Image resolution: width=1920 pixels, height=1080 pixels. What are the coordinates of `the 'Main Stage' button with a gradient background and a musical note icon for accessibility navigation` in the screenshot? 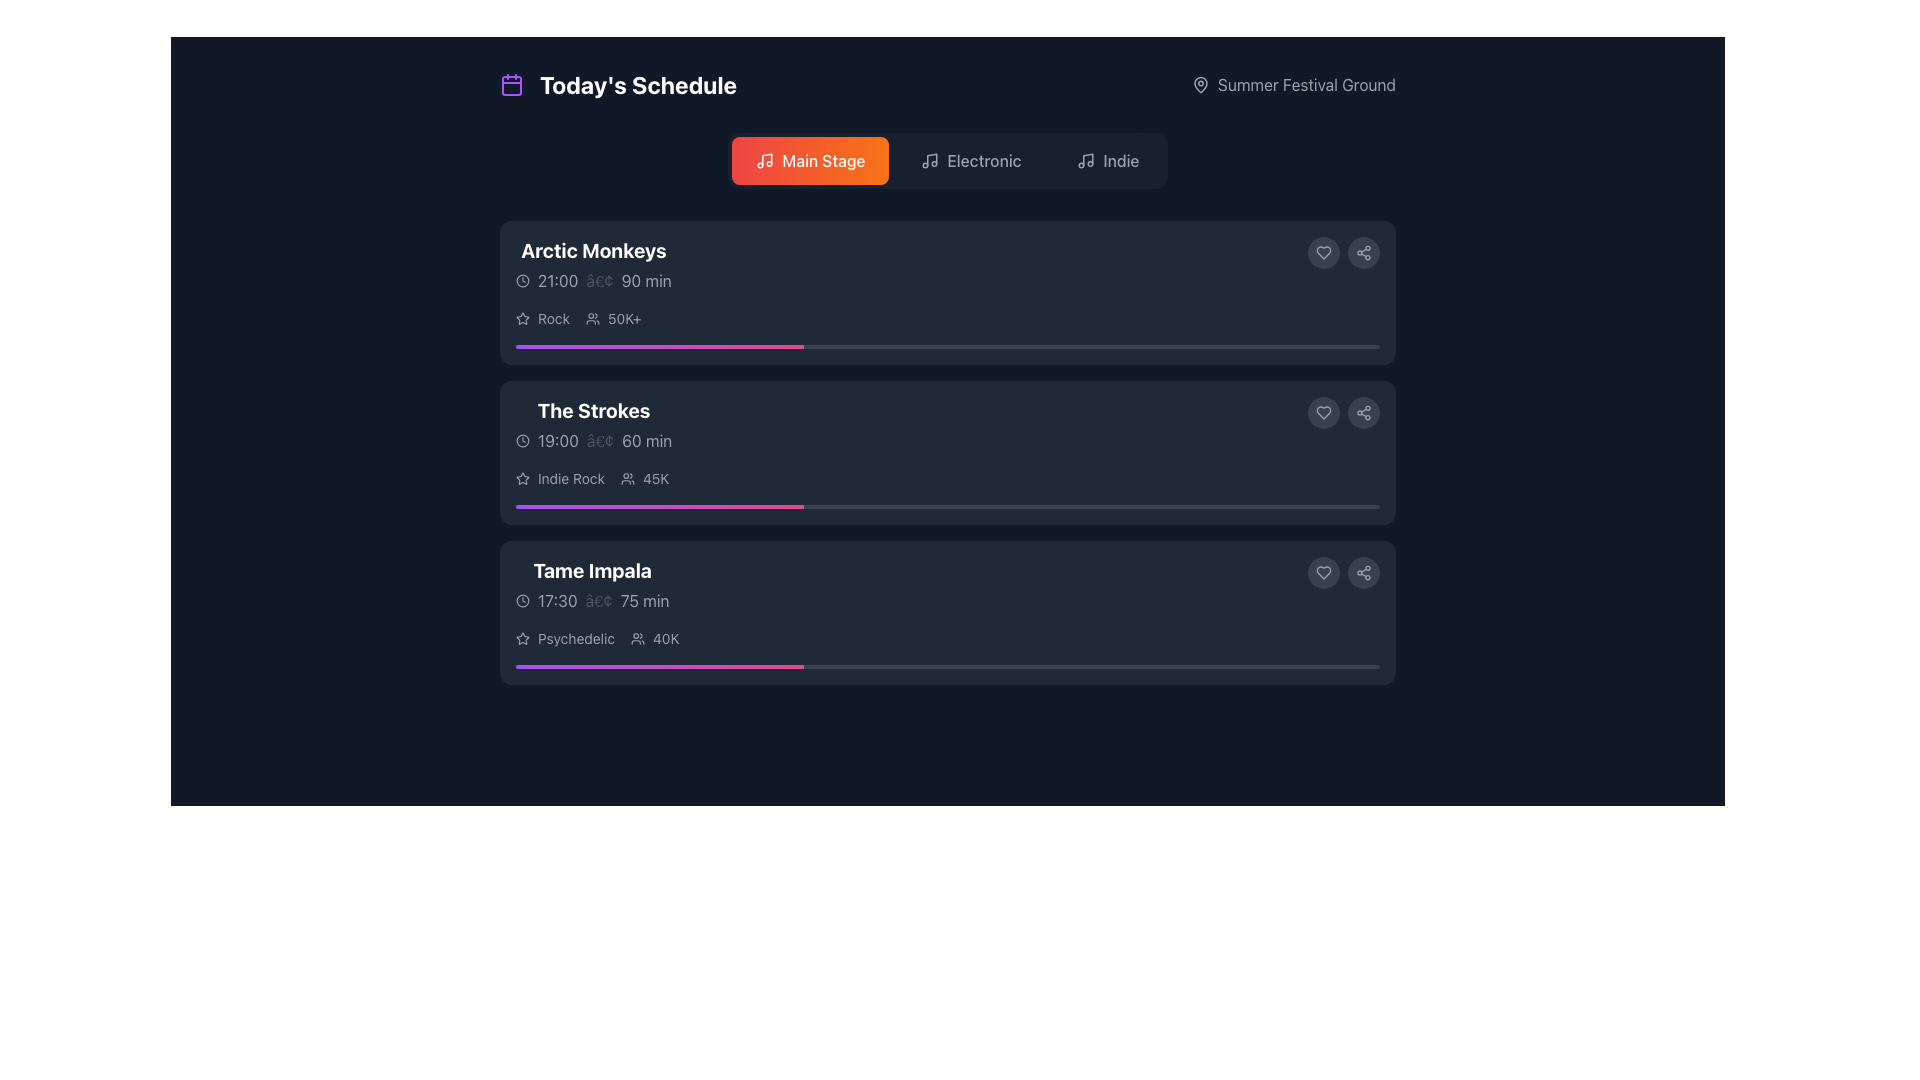 It's located at (811, 160).